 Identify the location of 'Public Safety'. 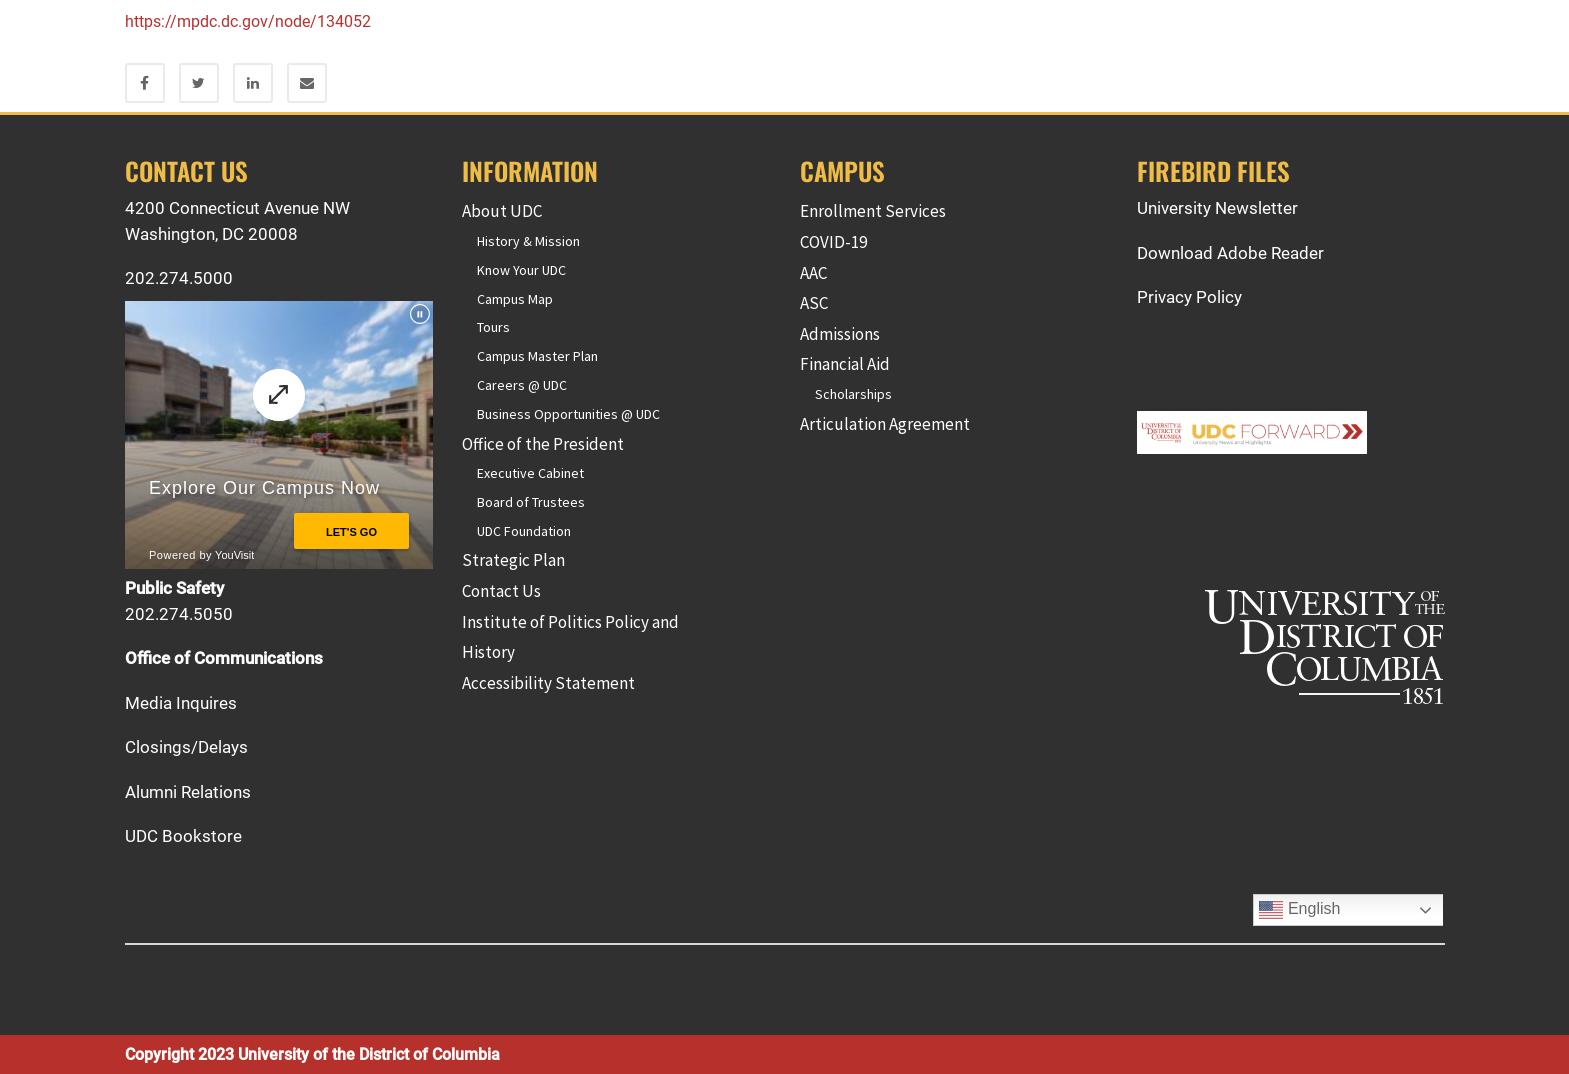
(122, 587).